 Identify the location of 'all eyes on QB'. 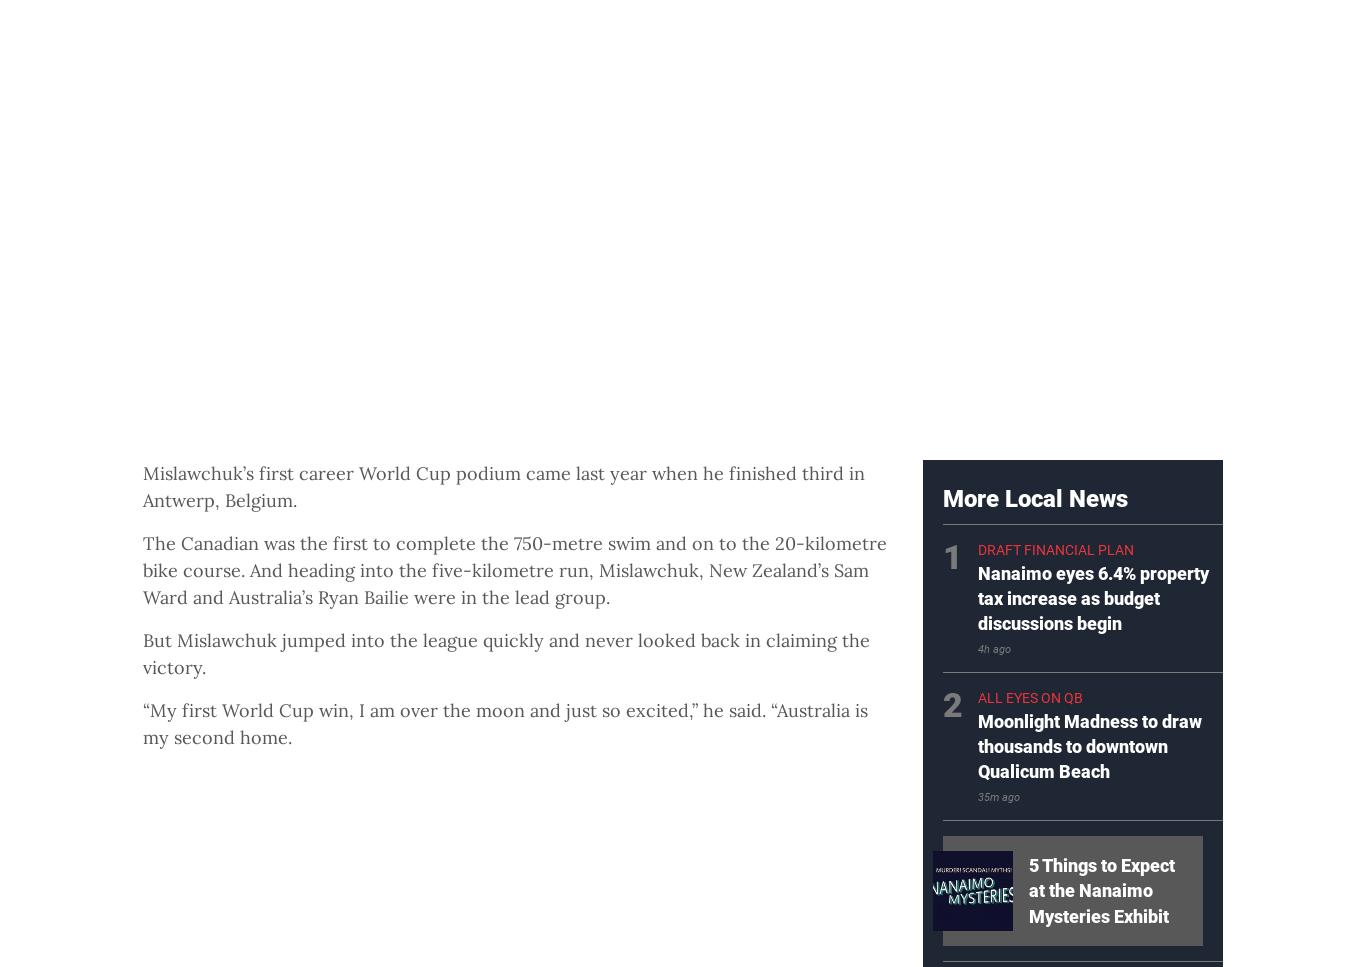
(1029, 697).